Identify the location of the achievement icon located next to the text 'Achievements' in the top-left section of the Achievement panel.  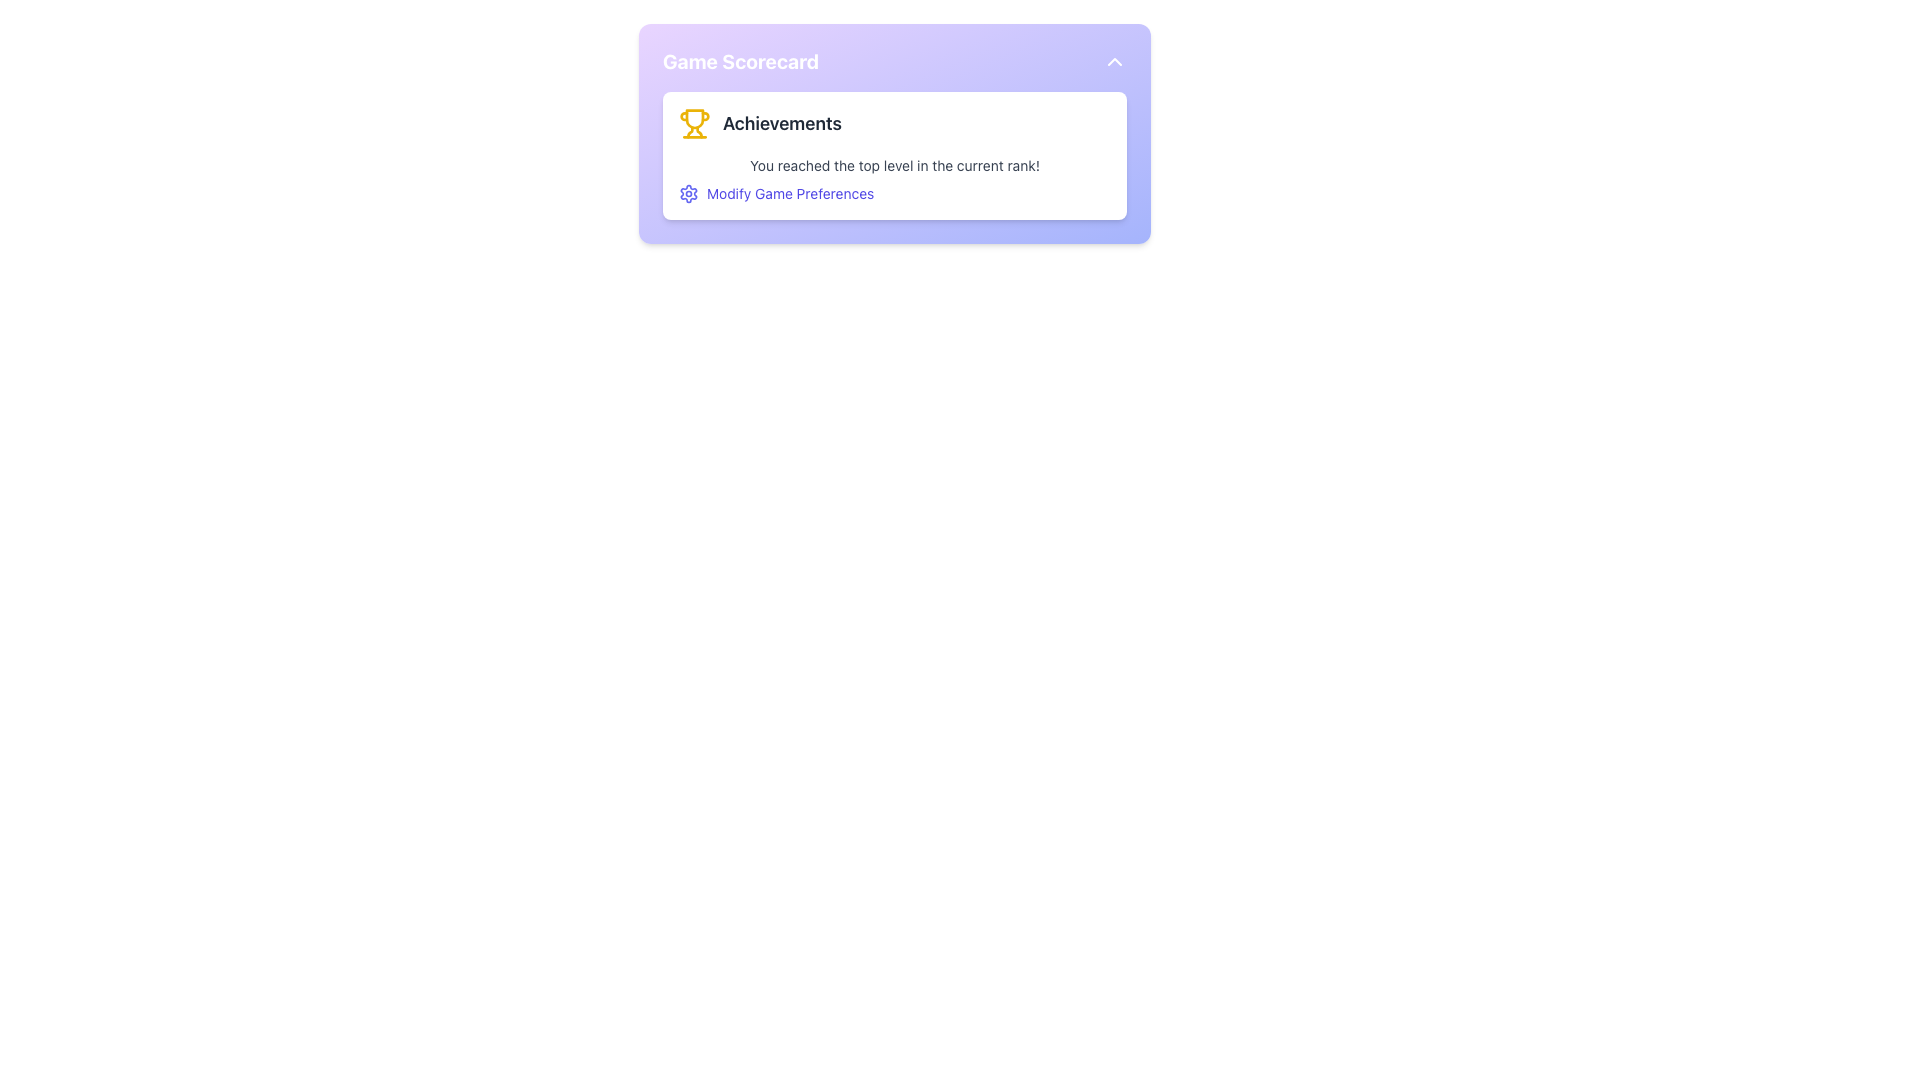
(695, 119).